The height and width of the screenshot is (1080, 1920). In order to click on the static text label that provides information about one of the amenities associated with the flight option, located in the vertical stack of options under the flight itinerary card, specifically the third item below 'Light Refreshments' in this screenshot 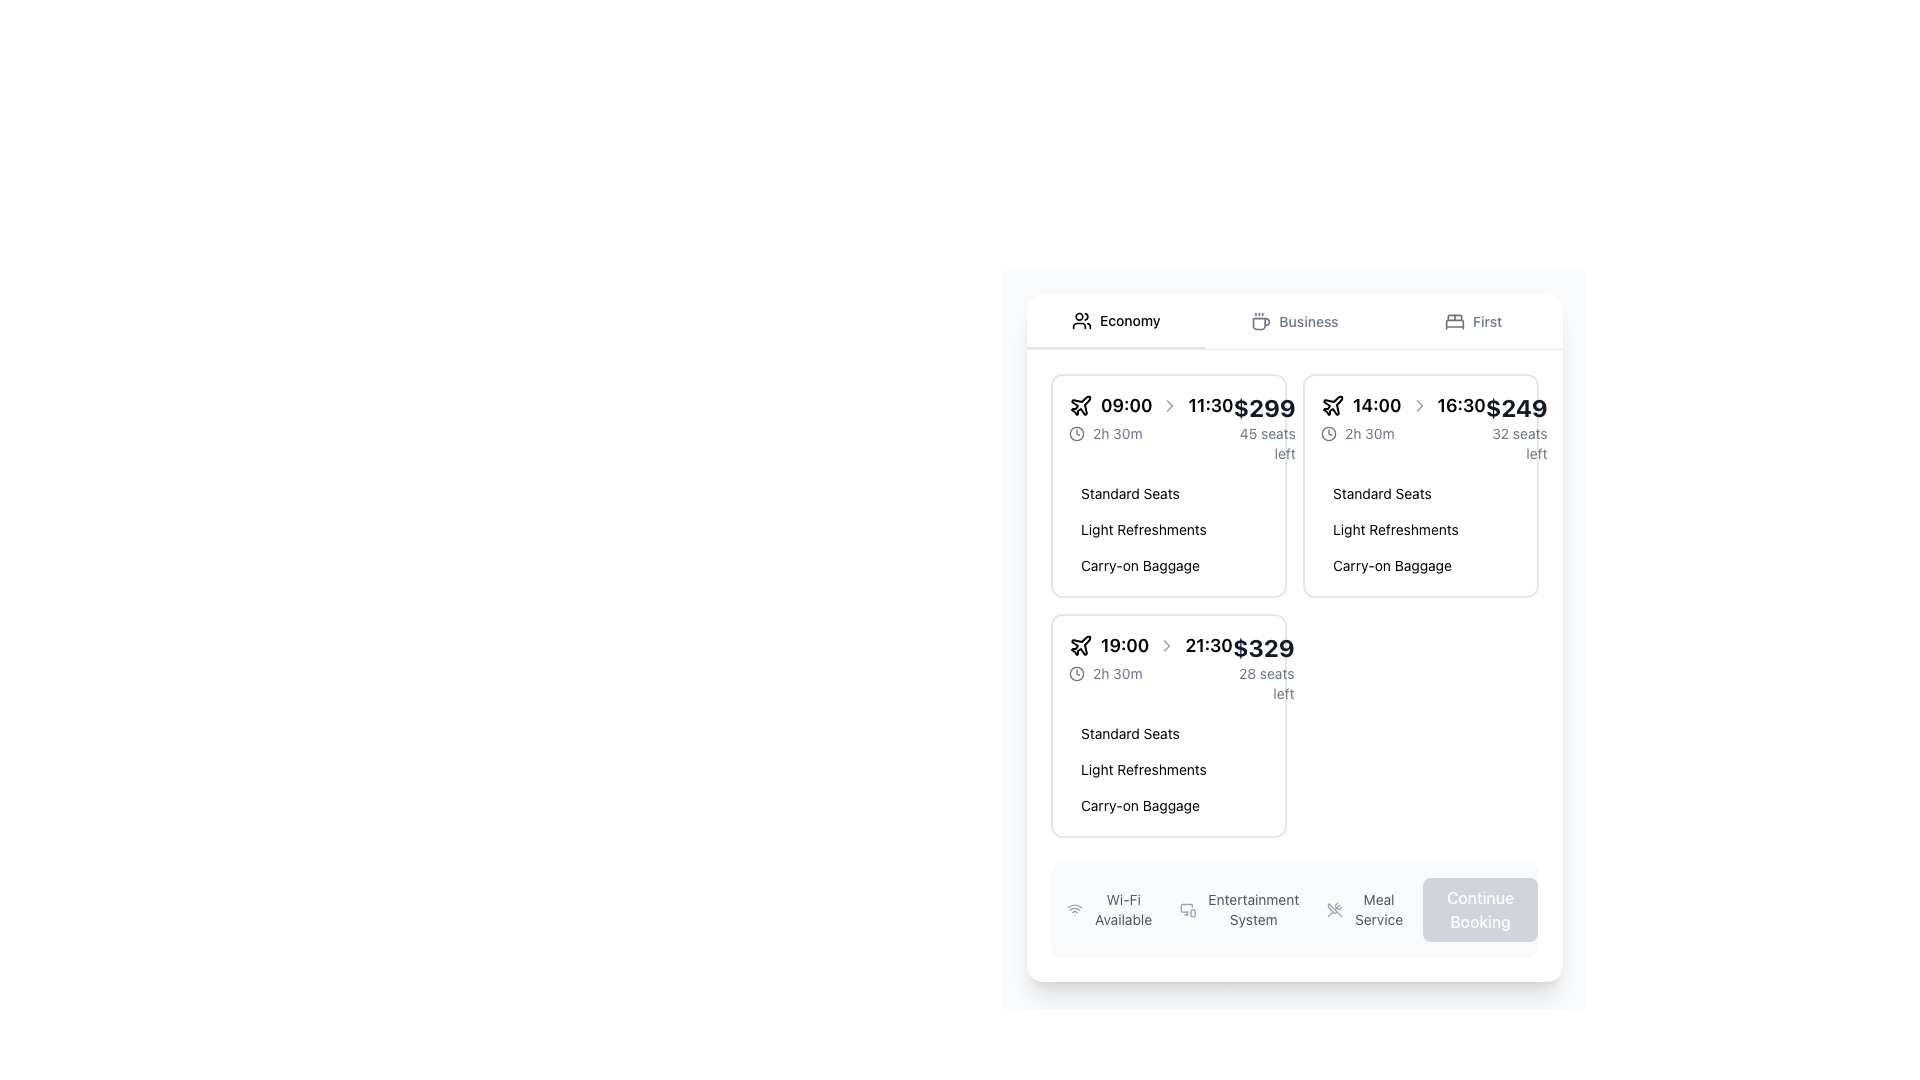, I will do `click(1140, 805)`.